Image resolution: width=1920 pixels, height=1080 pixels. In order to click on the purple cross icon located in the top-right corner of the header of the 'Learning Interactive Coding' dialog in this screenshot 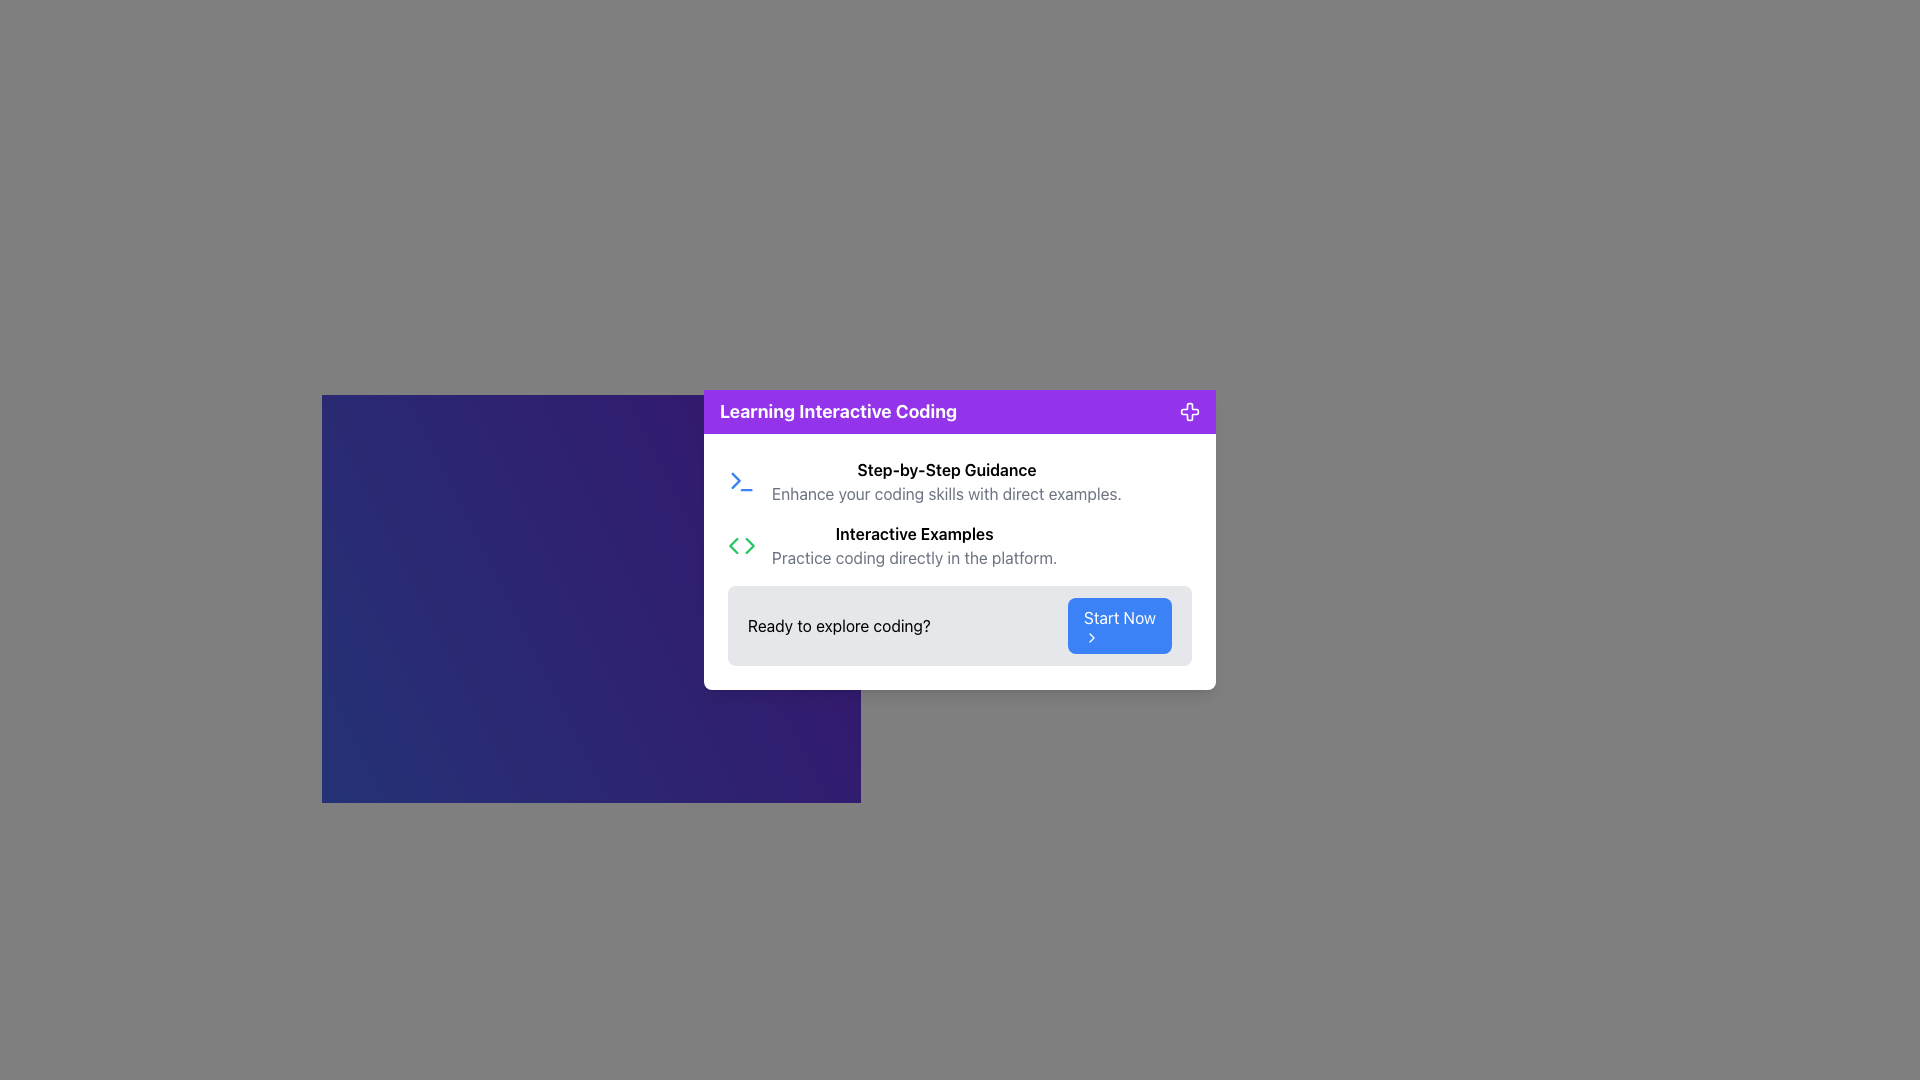, I will do `click(1190, 411)`.